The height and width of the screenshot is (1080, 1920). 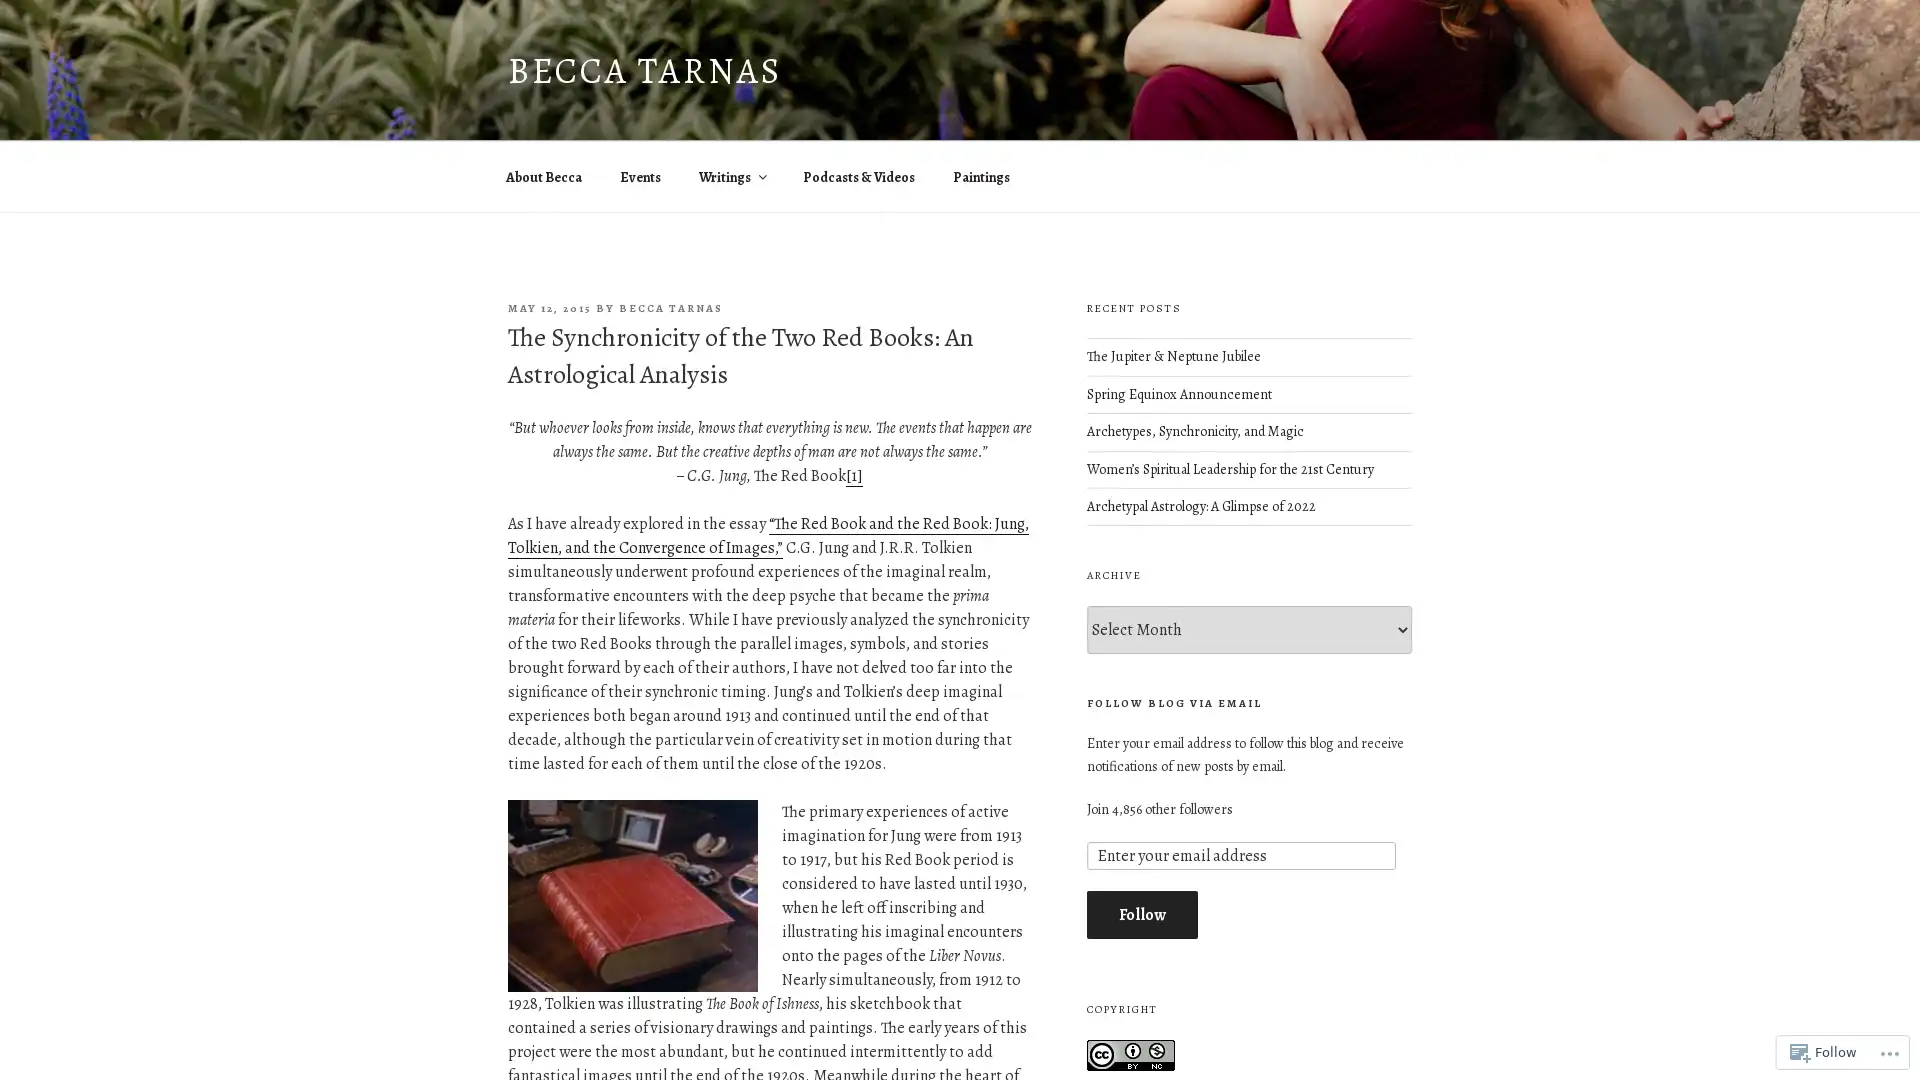 What do you see at coordinates (1141, 914) in the screenshot?
I see `Follow` at bounding box center [1141, 914].